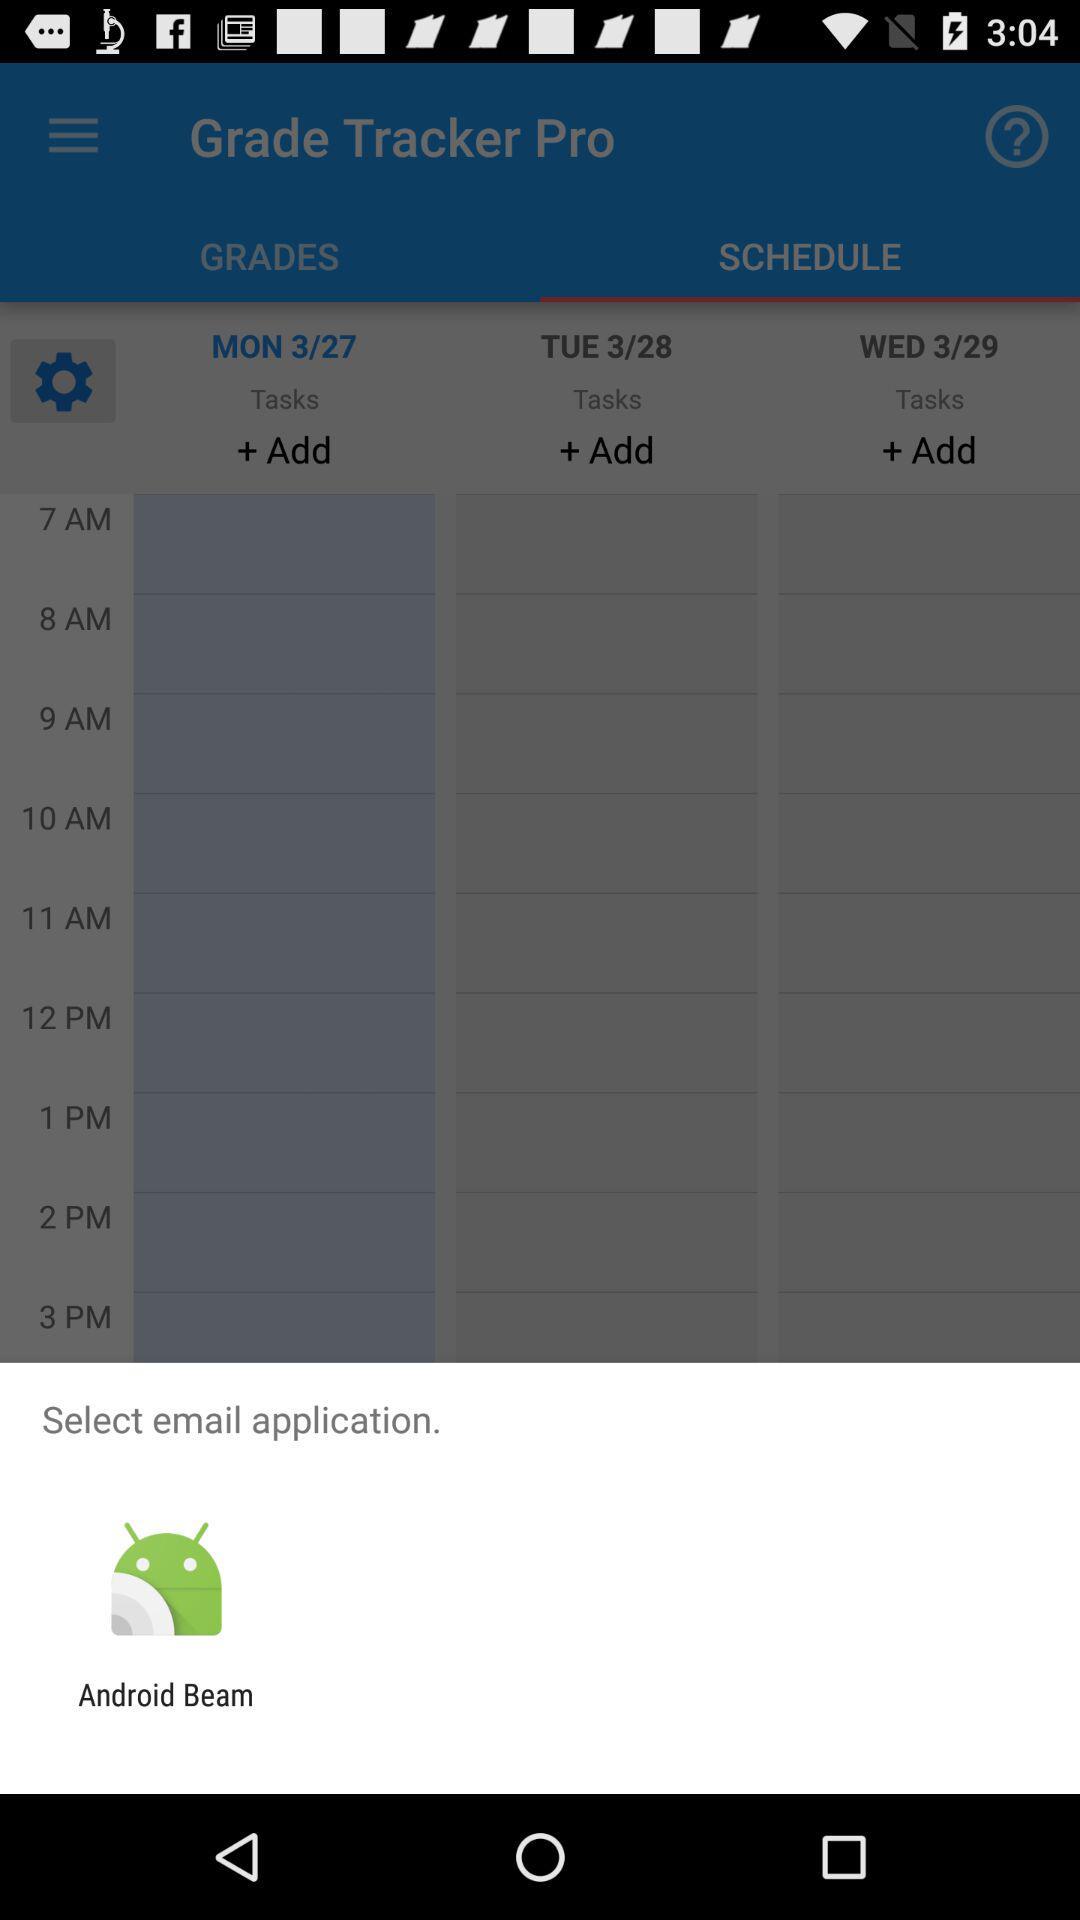  I want to click on the android beam app, so click(165, 1711).